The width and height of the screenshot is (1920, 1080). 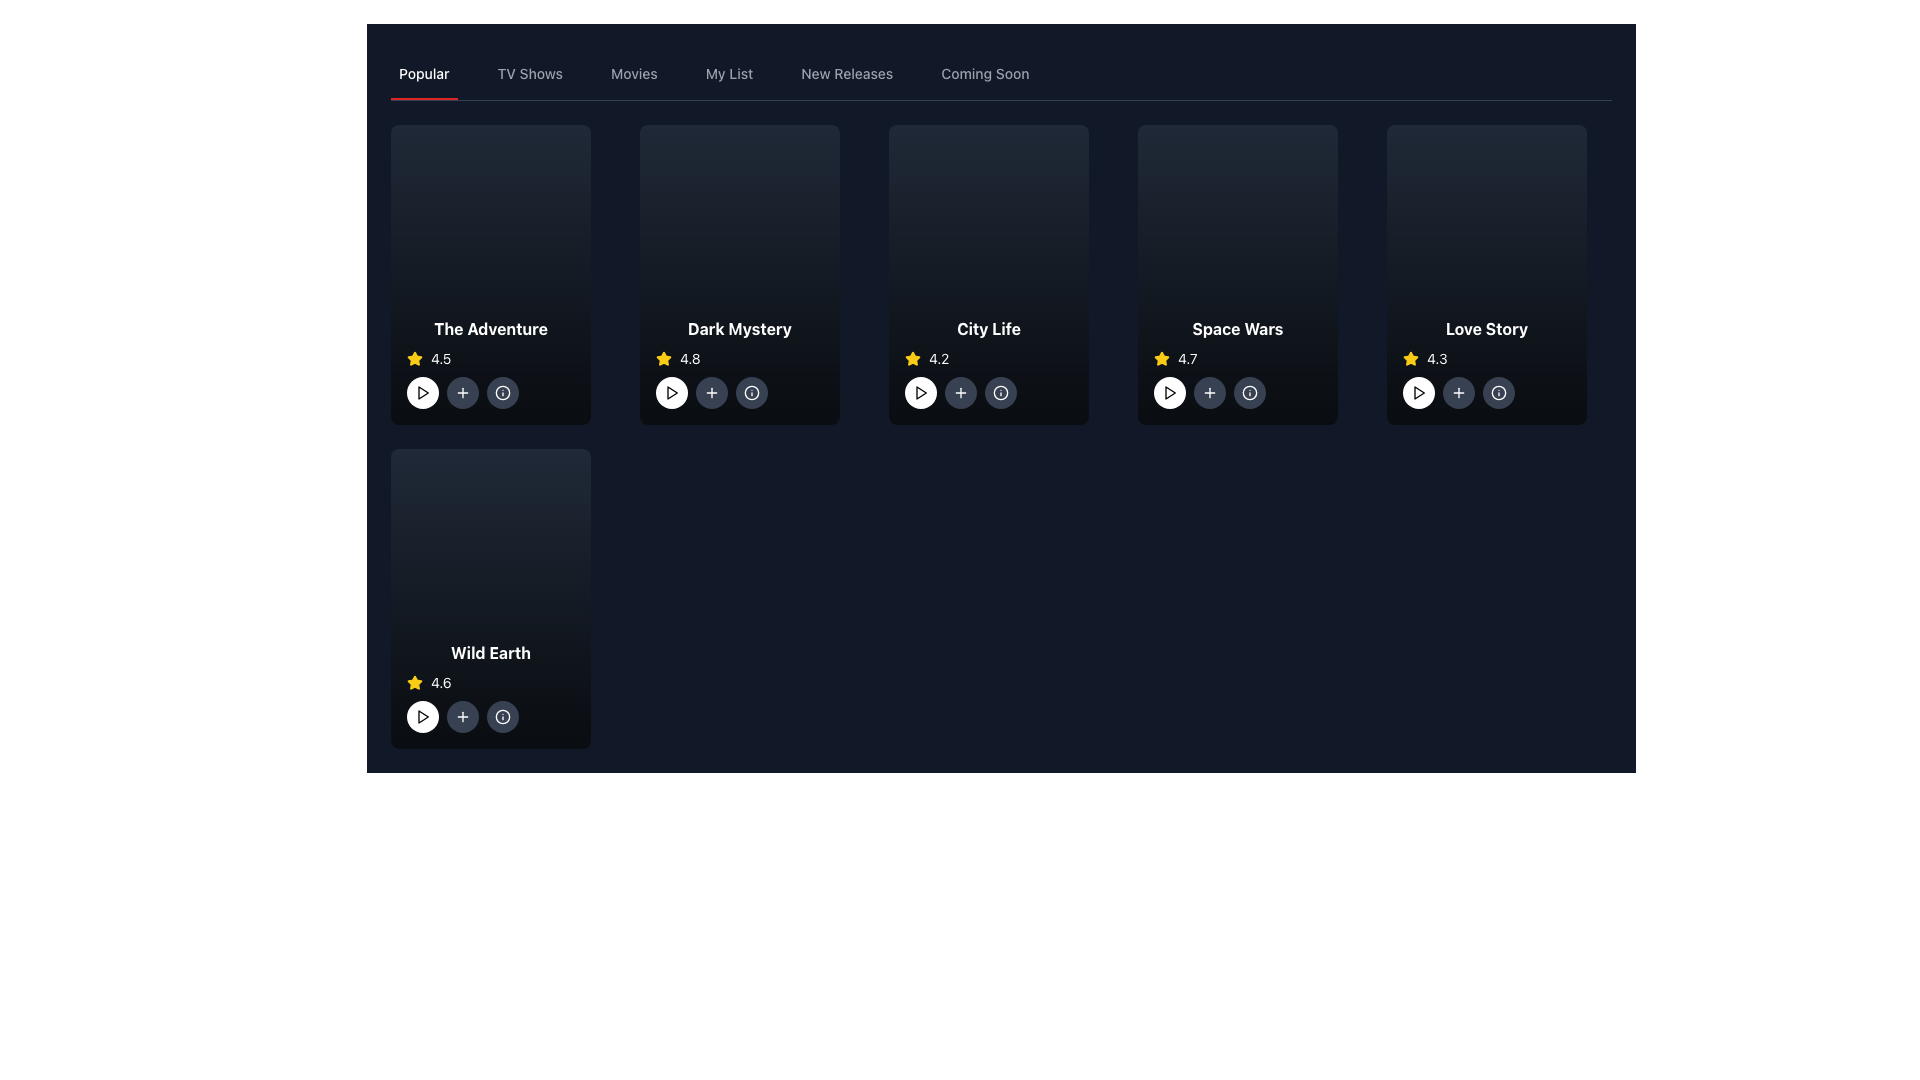 I want to click on the Add or Subscribe button located in the second position among the three circular buttons below the 'Love Story' card in the last column of the top row, so click(x=1459, y=393).